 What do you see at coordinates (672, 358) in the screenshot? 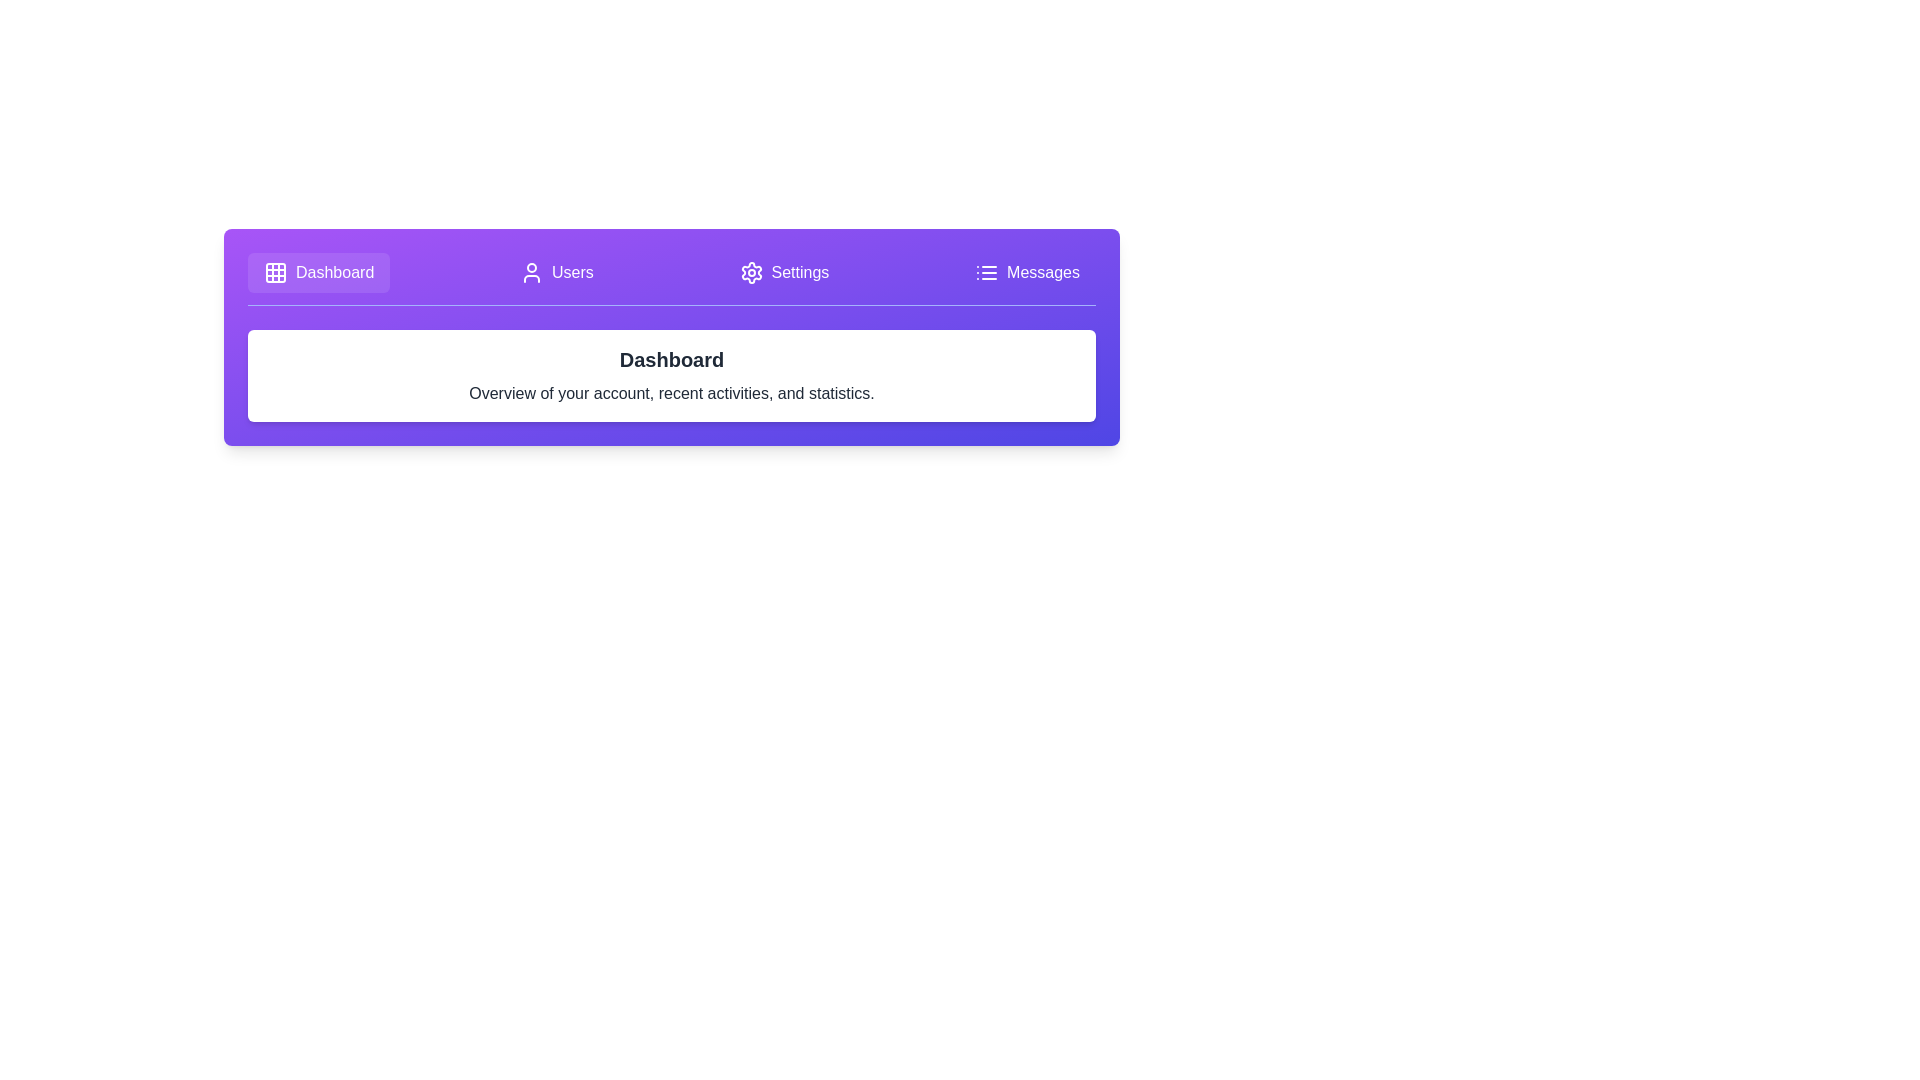
I see `the title or header text that indicates the Dashboard section of the application, located in the upper-central area of the content section` at bounding box center [672, 358].